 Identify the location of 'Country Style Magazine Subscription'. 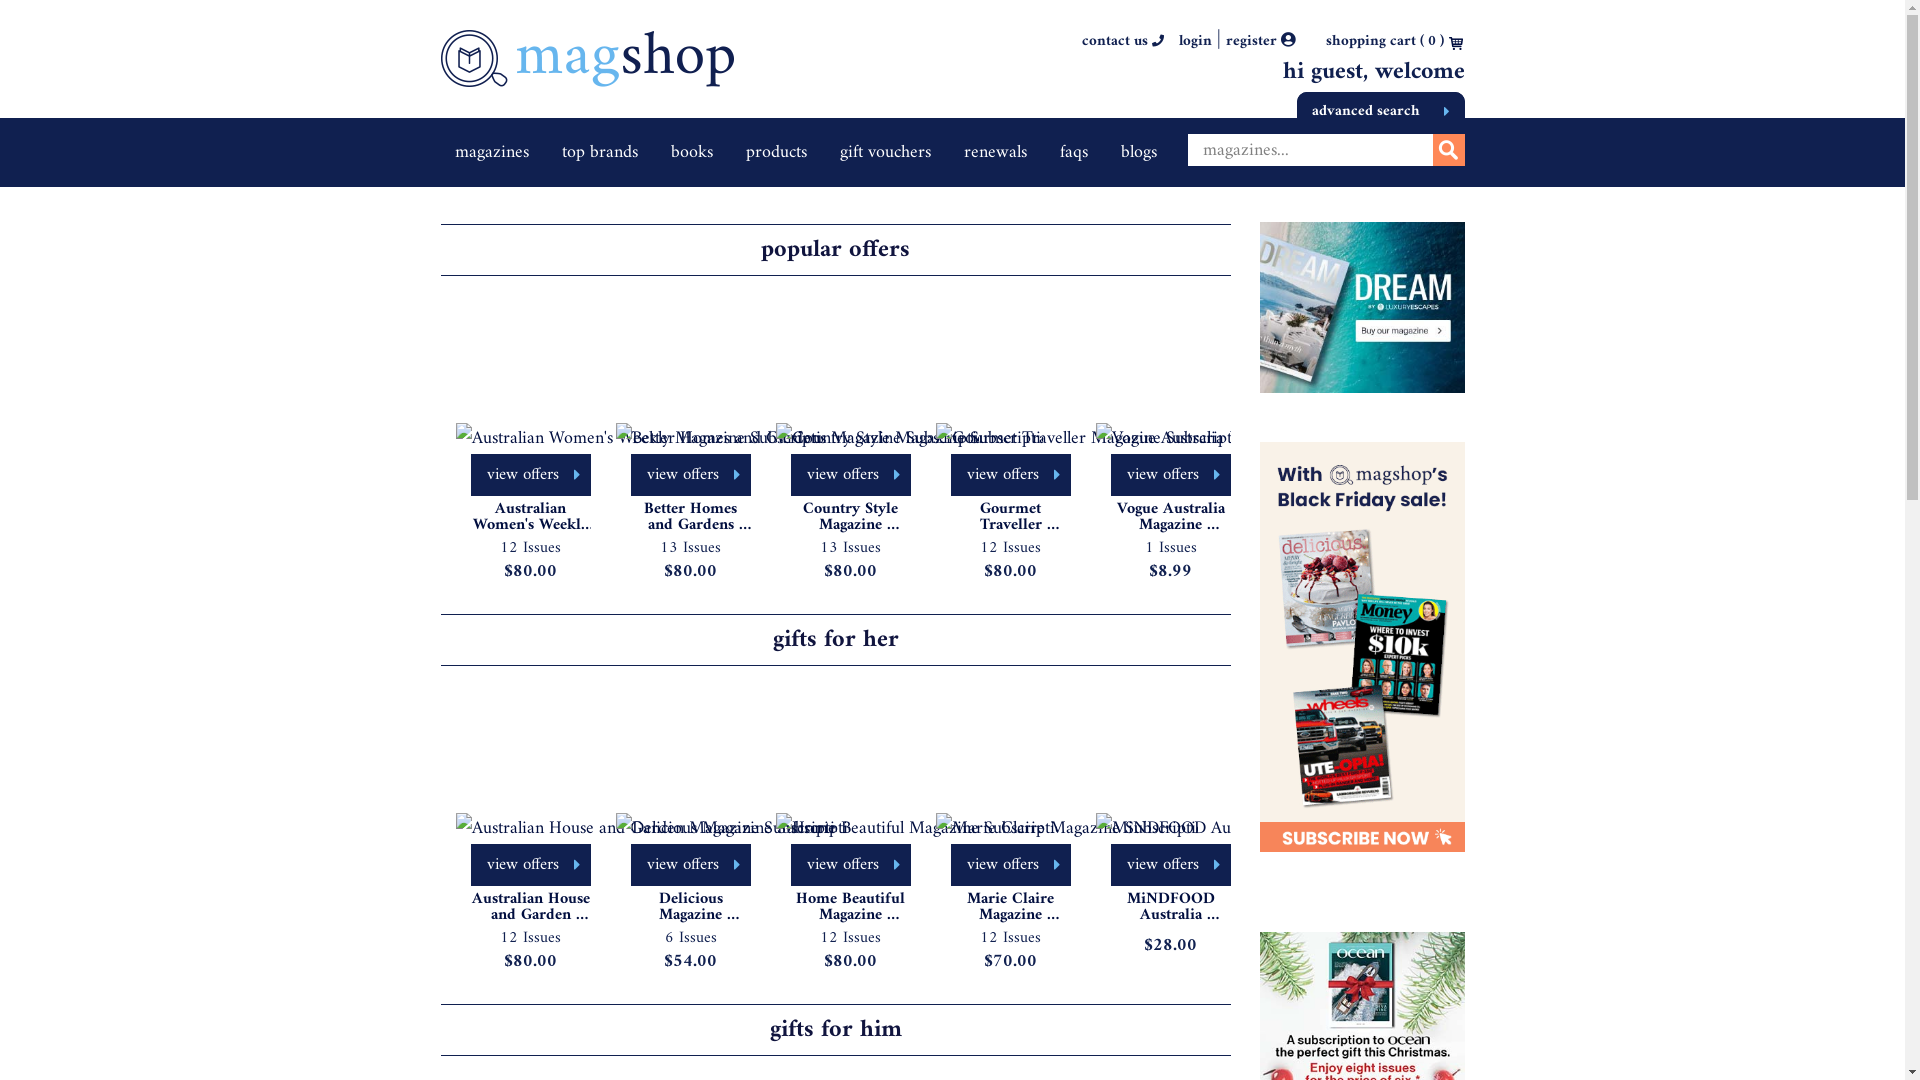
(789, 515).